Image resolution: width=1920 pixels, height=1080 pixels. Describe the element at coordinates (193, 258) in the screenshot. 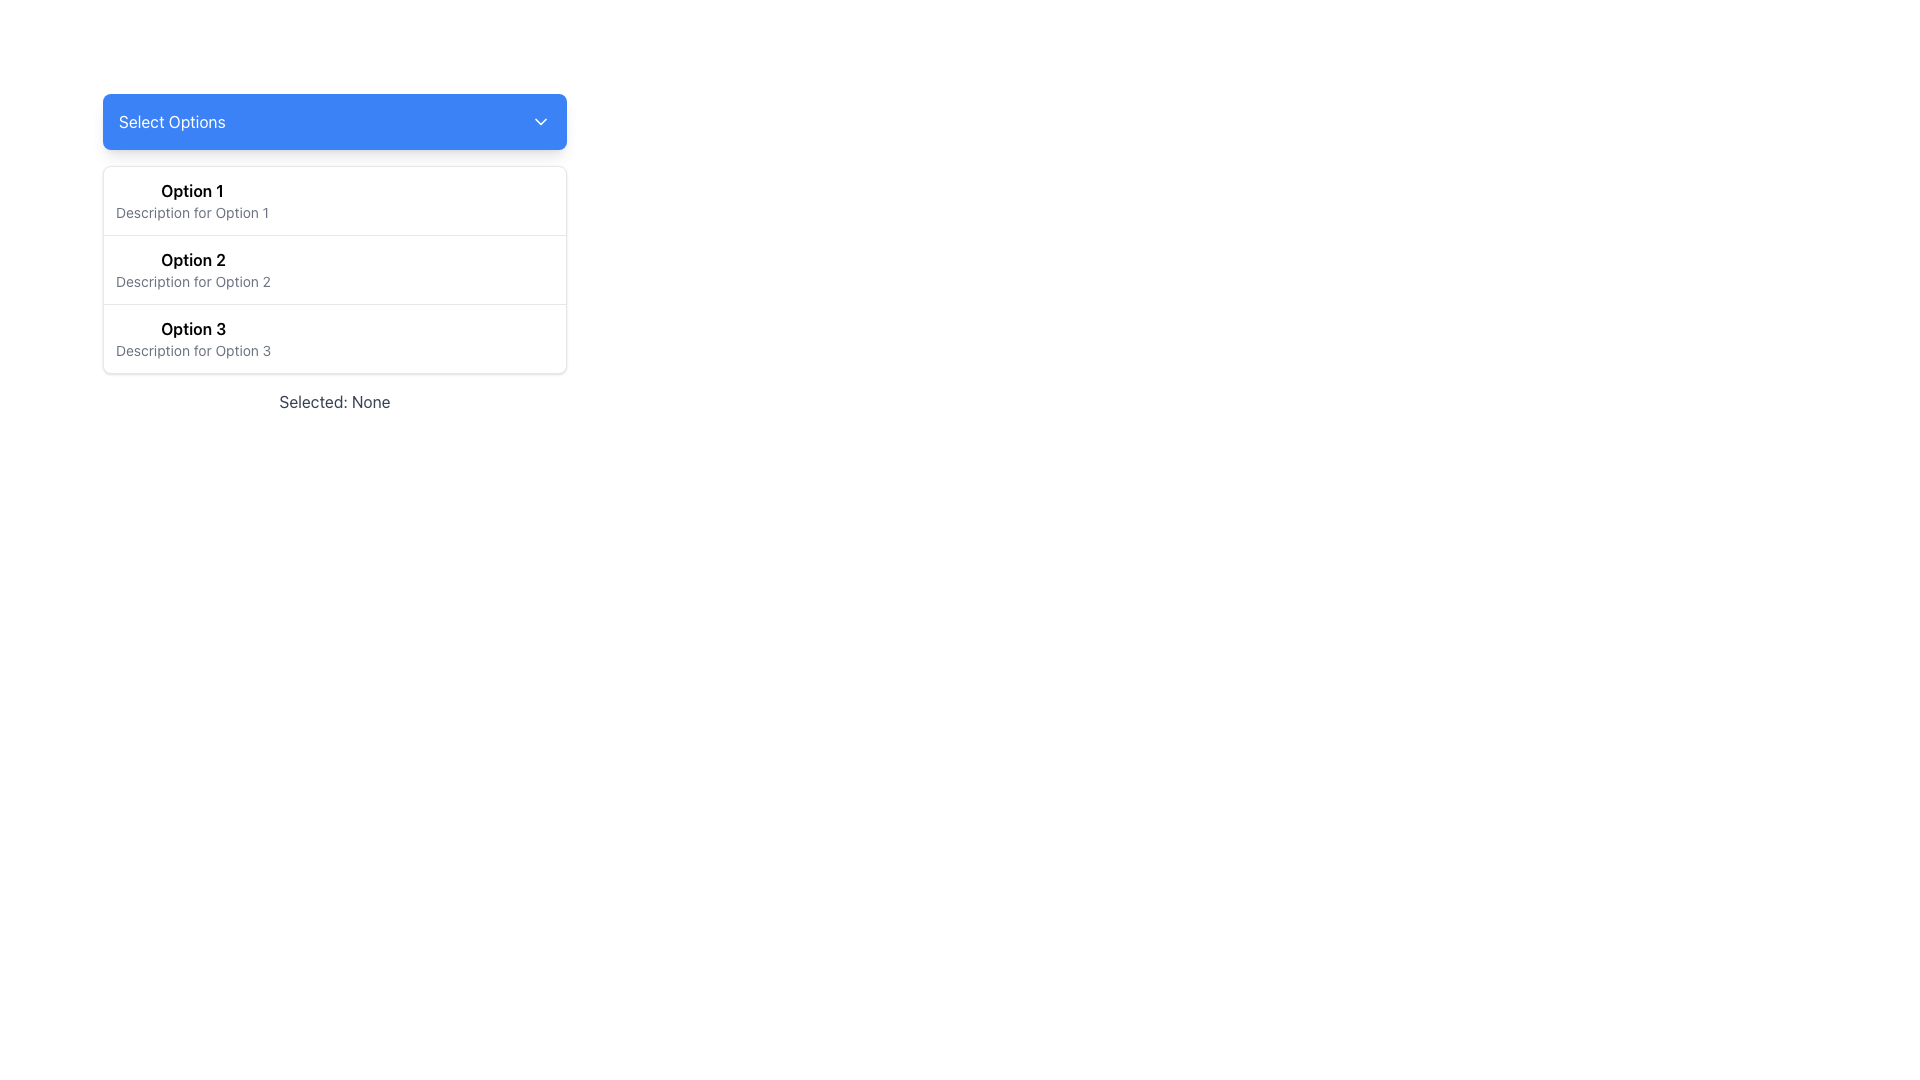

I see `the static text label 'Option 2', which is located in the second row of a dropdown menu above its description` at that location.